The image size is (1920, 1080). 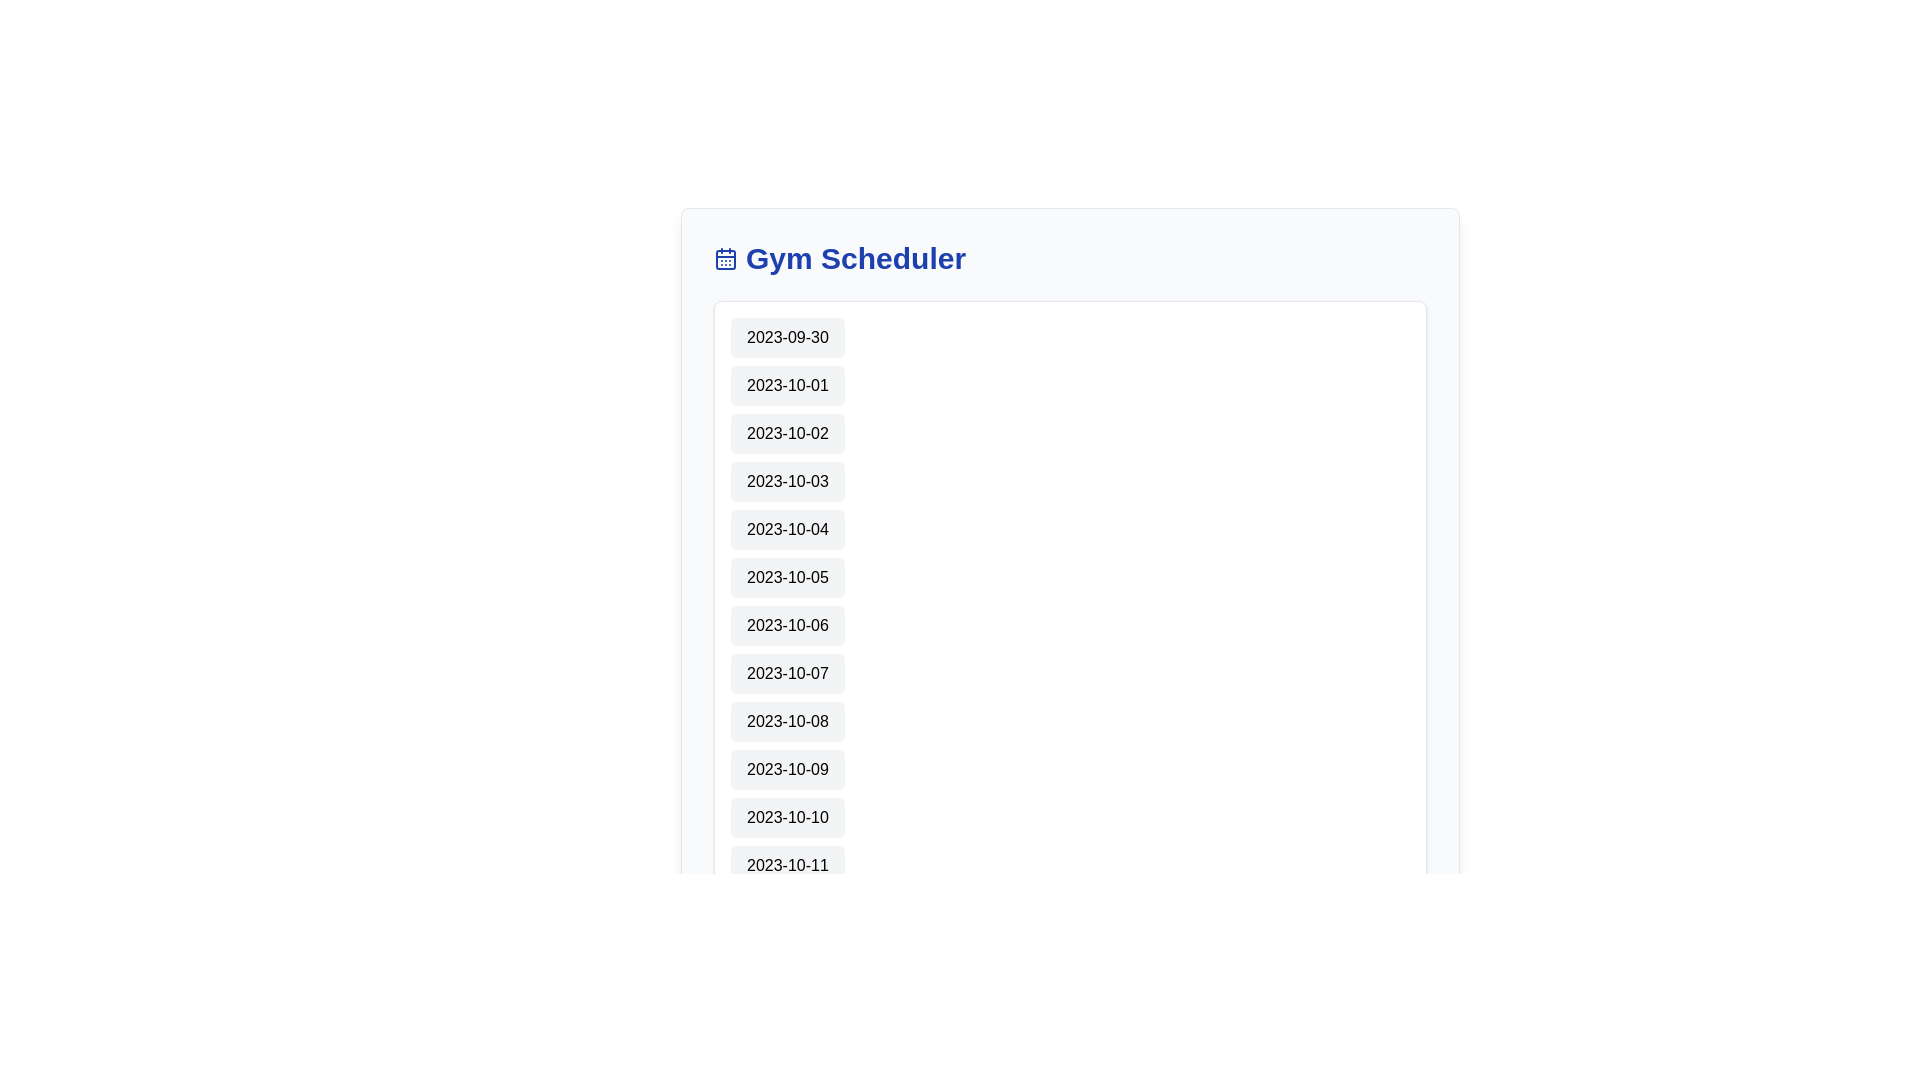 What do you see at coordinates (786, 482) in the screenshot?
I see `the label or button displaying the date '2023-10-03'` at bounding box center [786, 482].